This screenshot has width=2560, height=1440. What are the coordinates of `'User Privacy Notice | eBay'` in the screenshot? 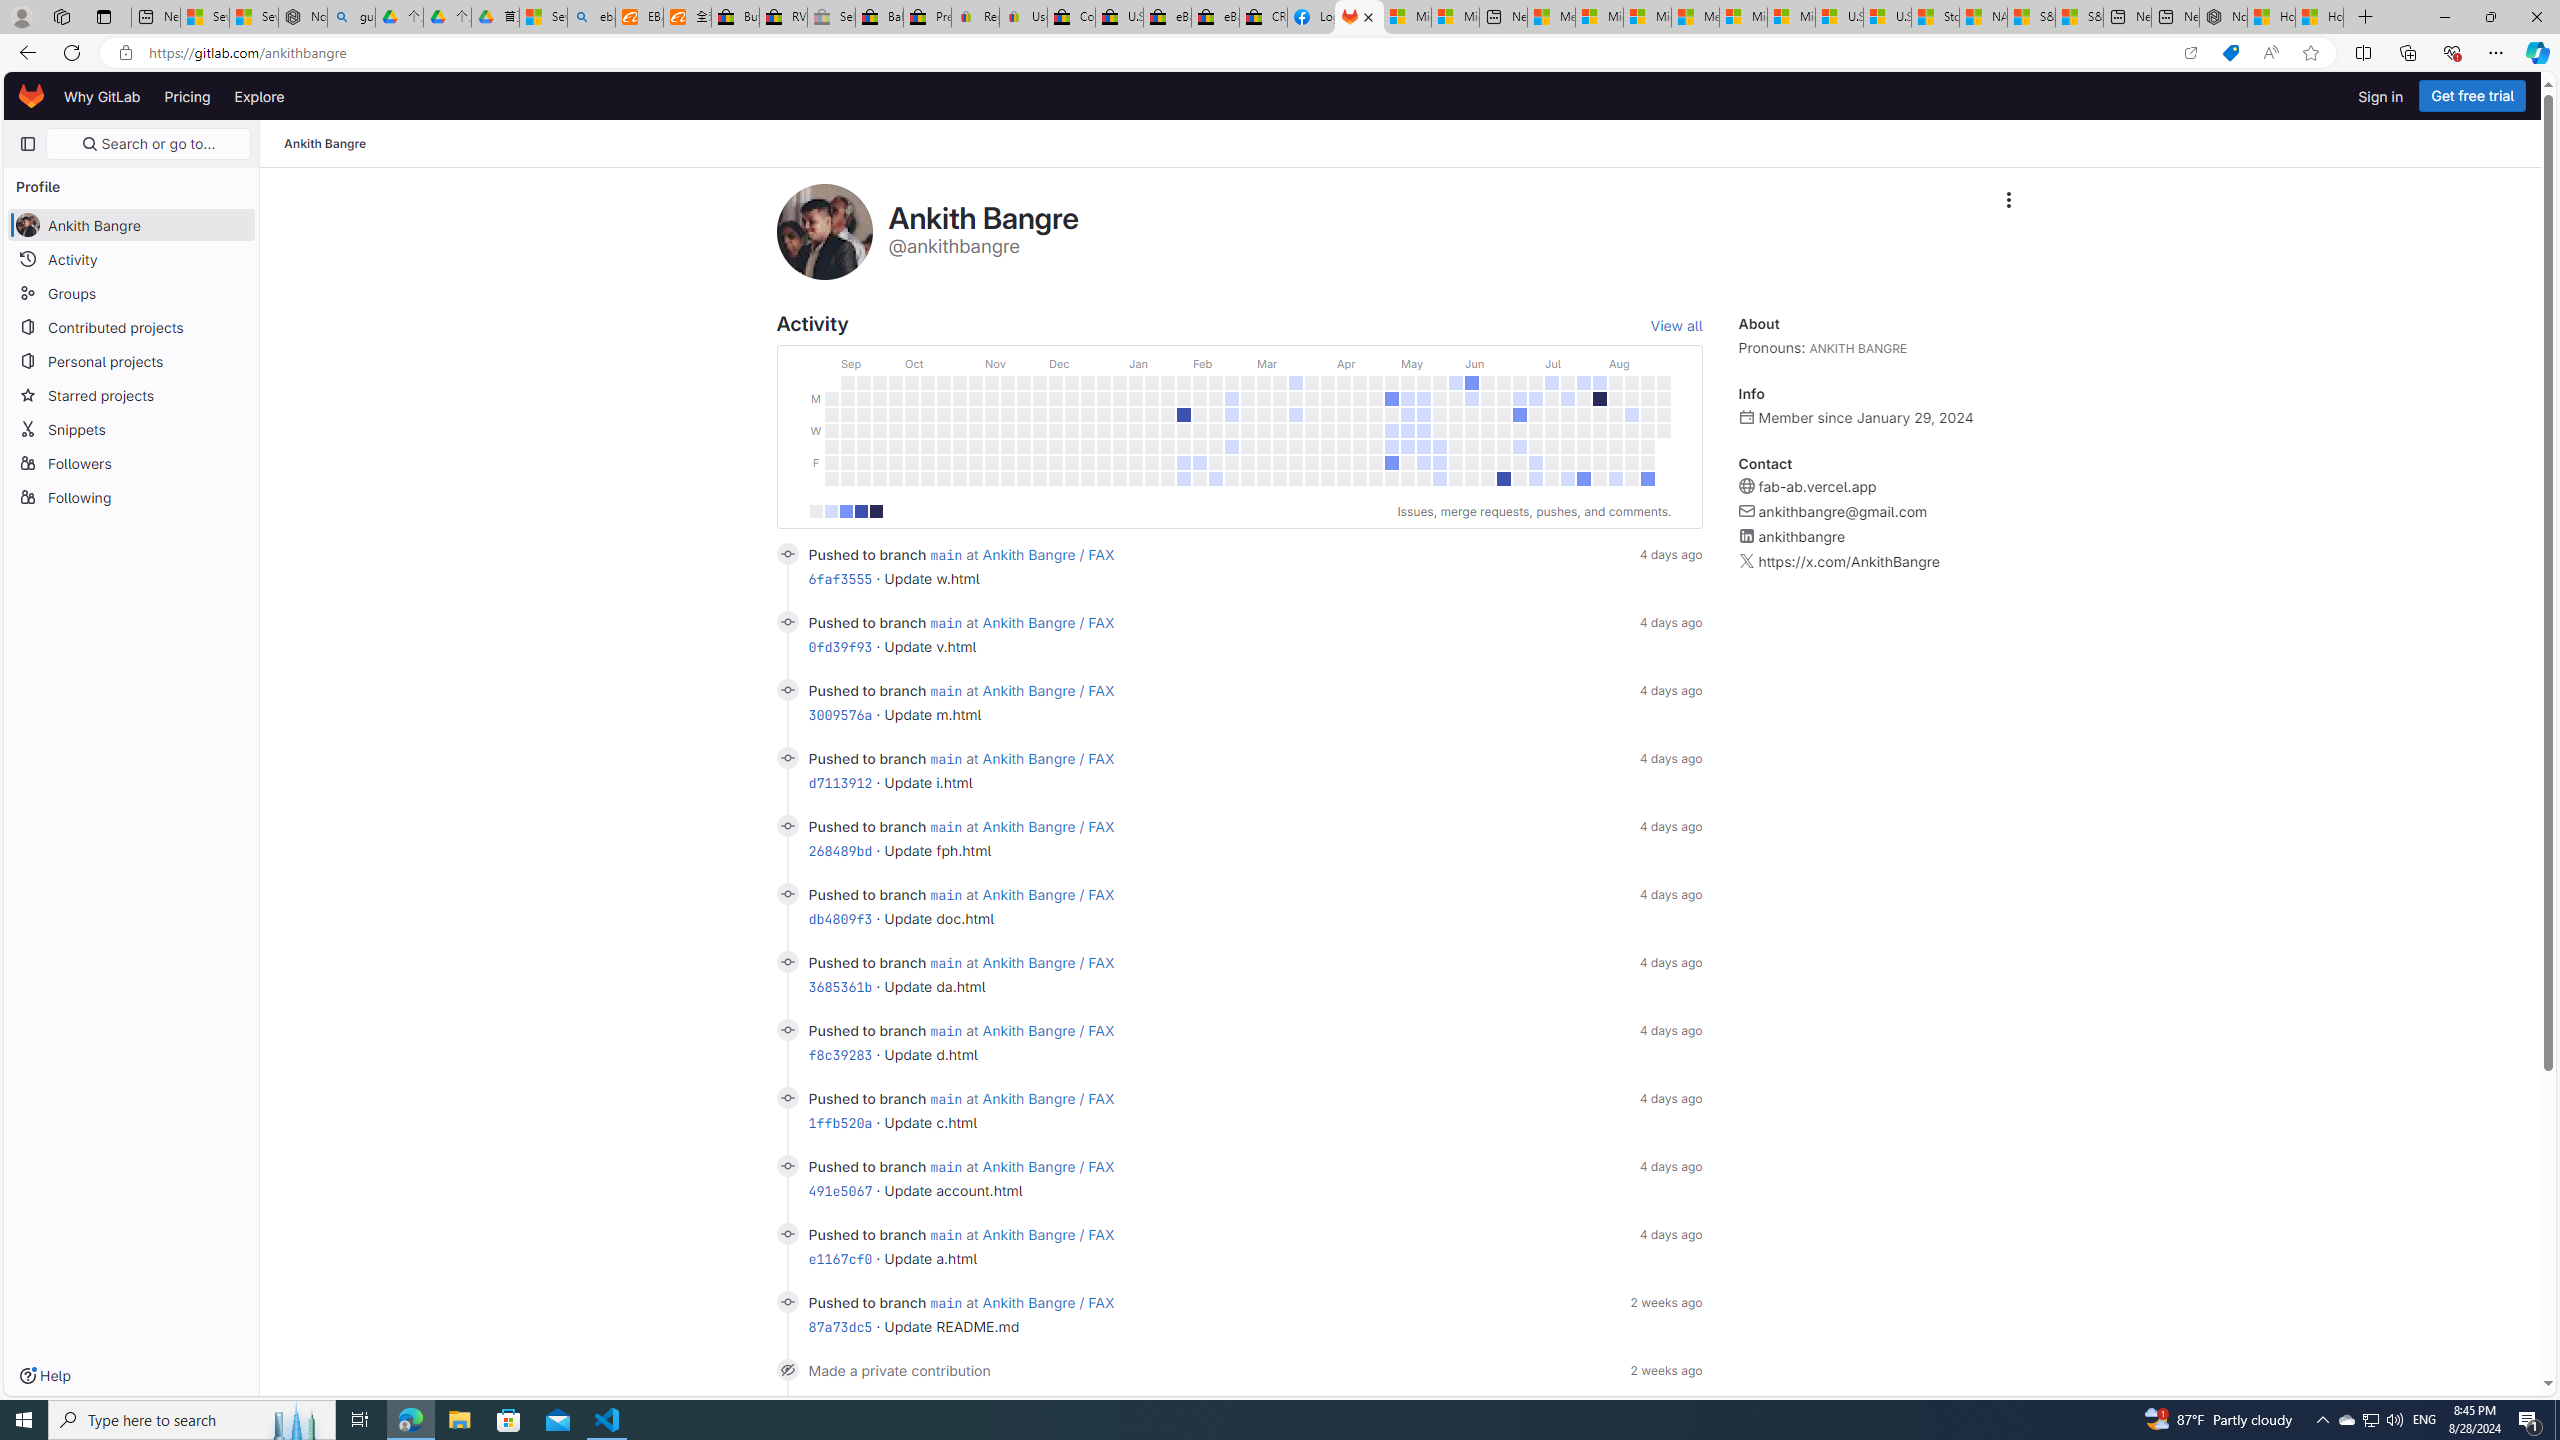 It's located at (1022, 16).